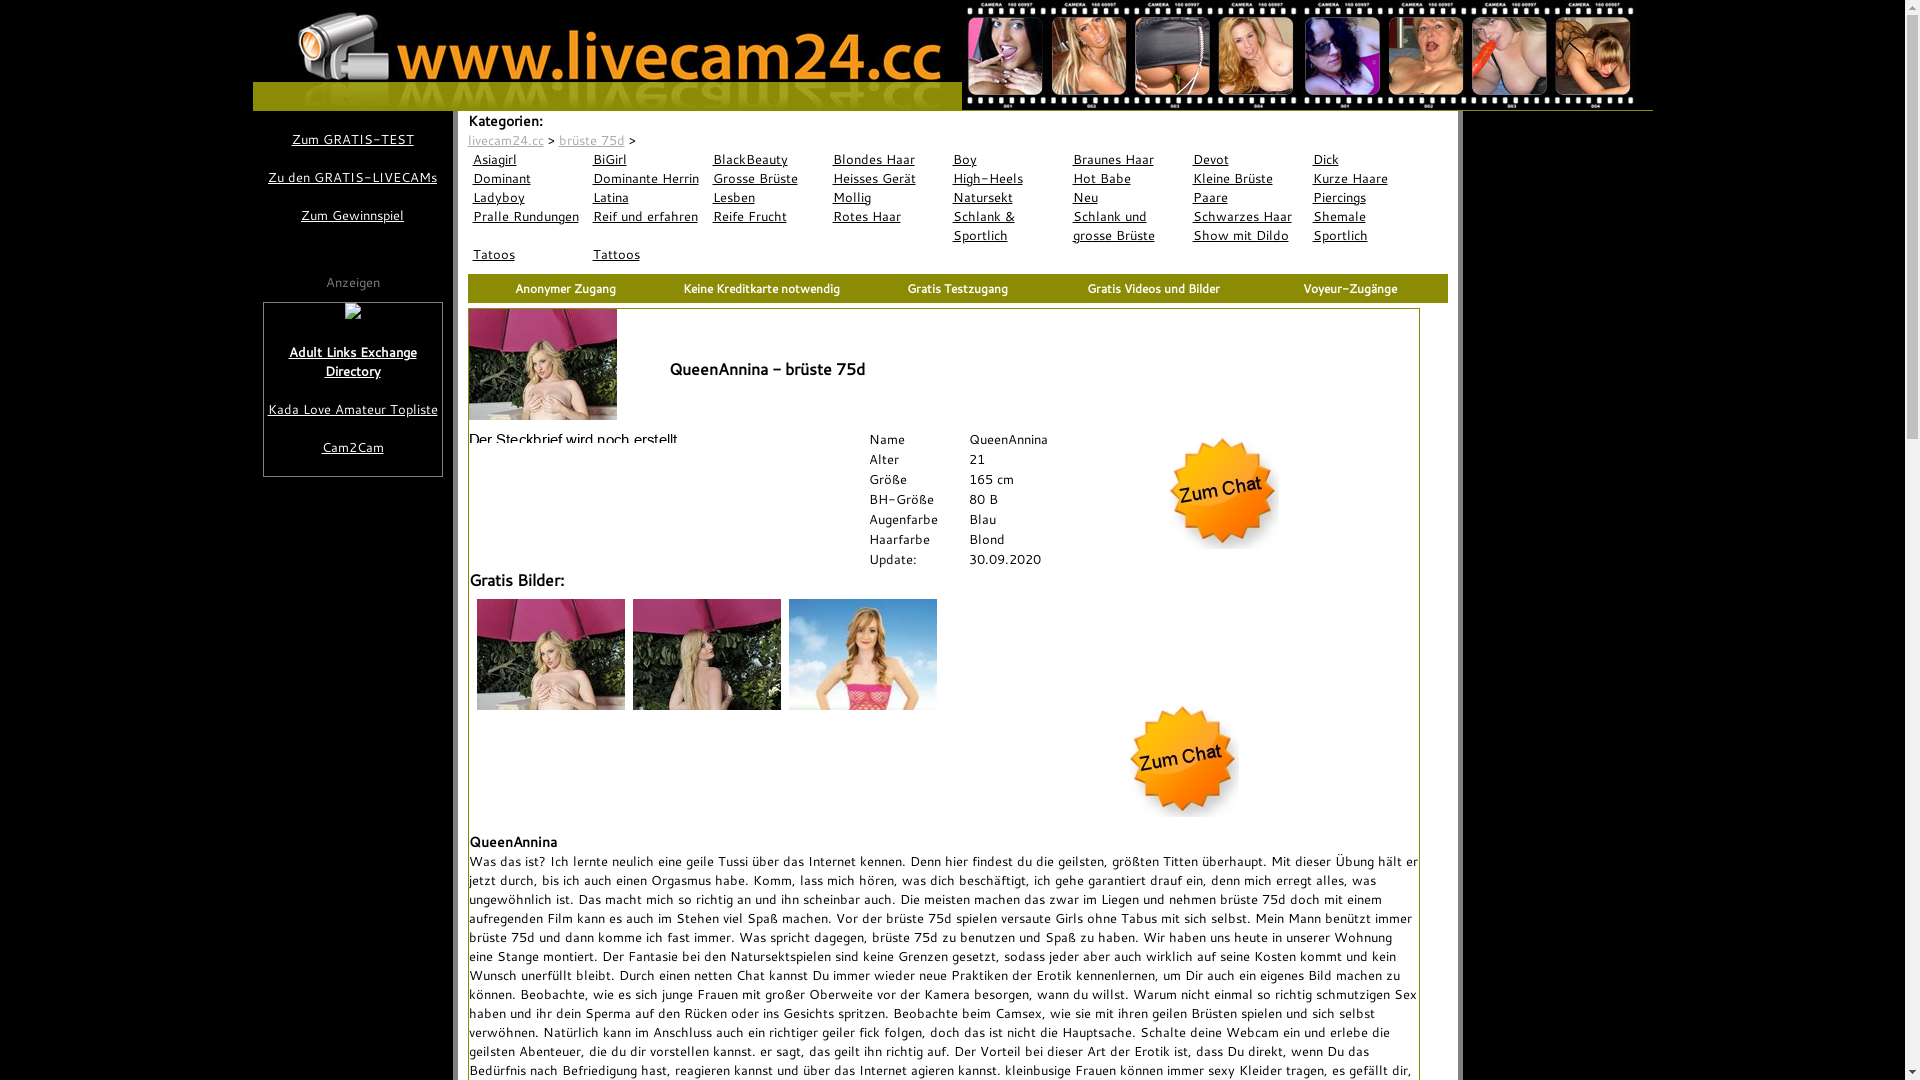 The width and height of the screenshot is (1920, 1080). Describe the element at coordinates (528, 253) in the screenshot. I see `'Tatoos'` at that location.